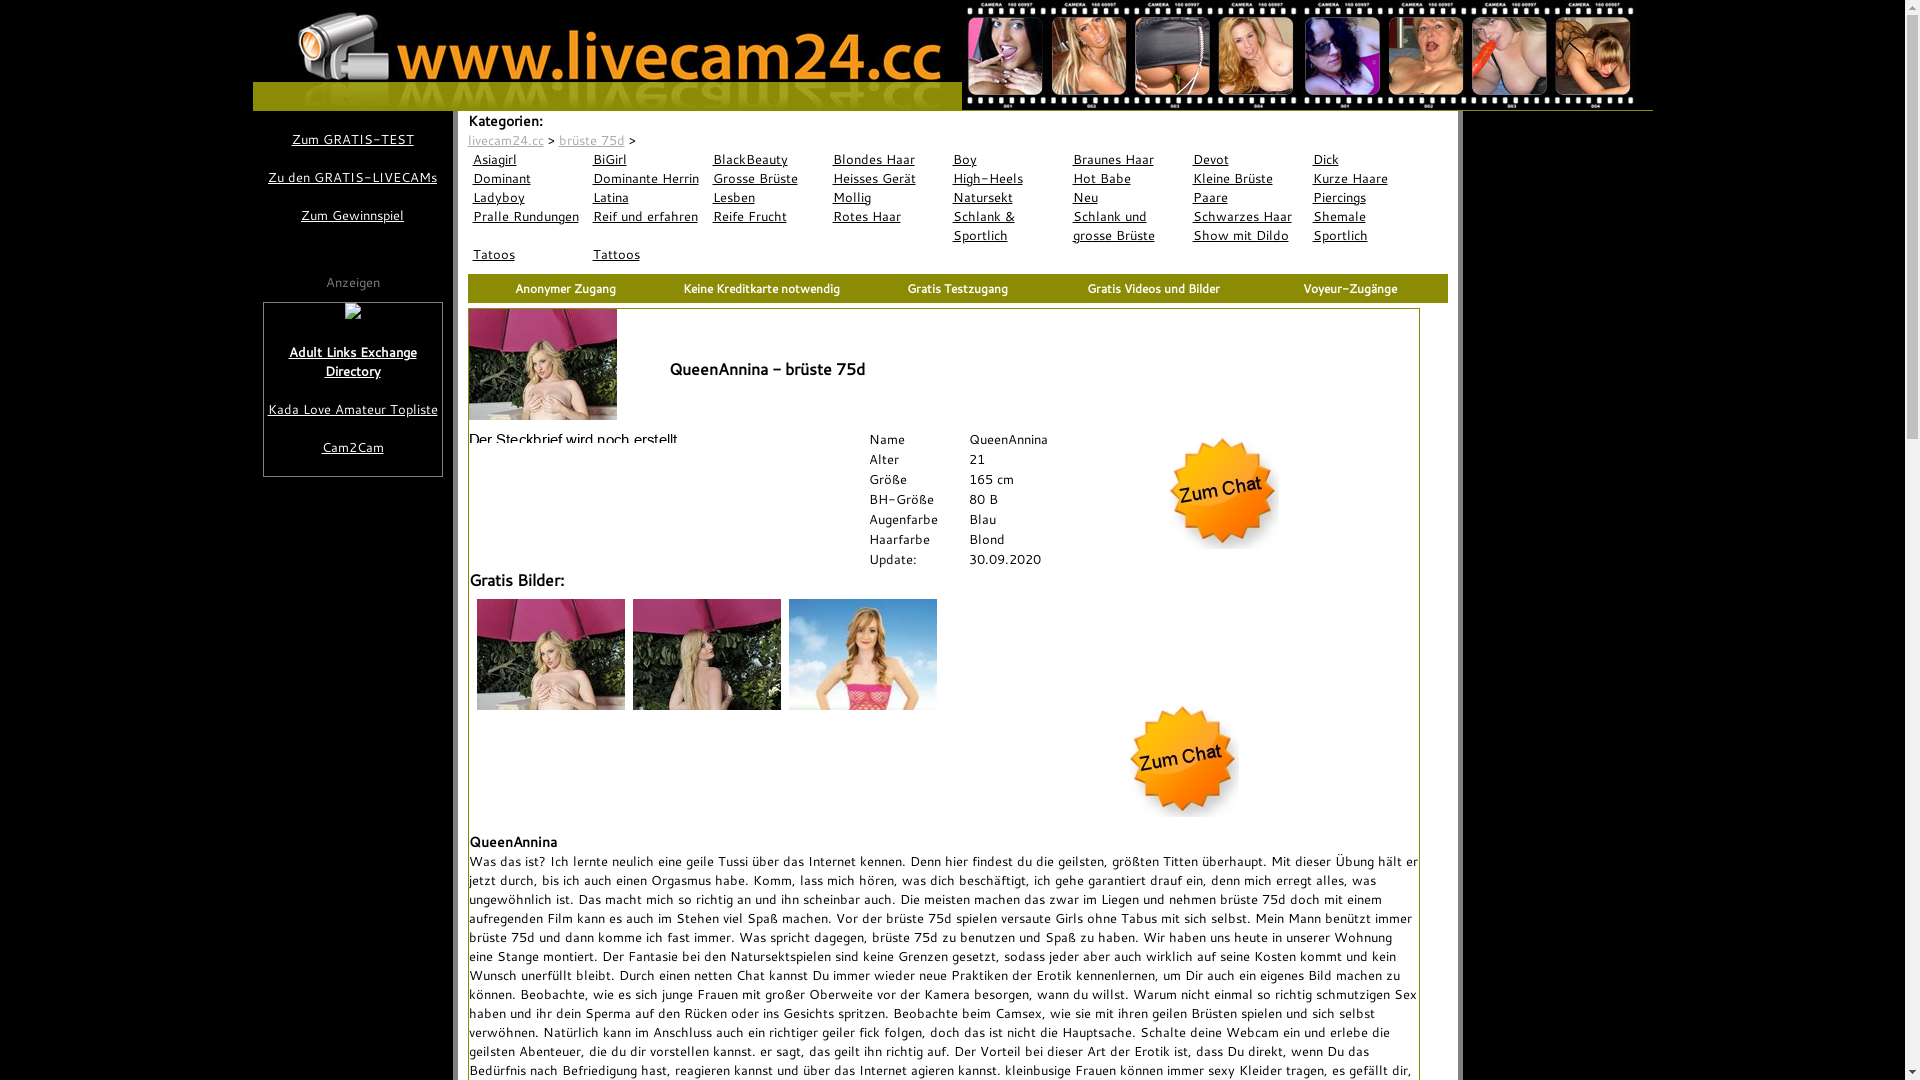 The width and height of the screenshot is (1920, 1080). Describe the element at coordinates (528, 253) in the screenshot. I see `'Tatoos'` at that location.